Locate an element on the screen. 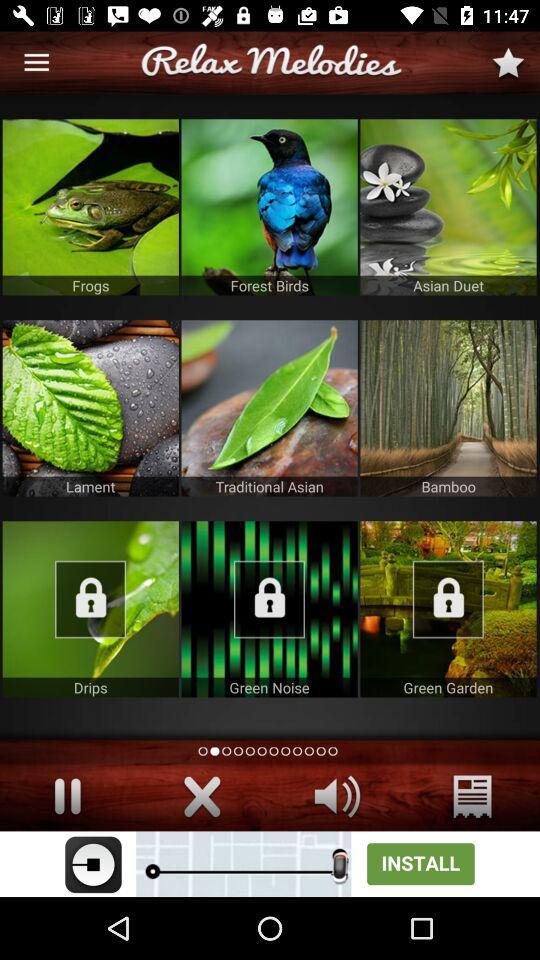  adjust your volume is located at coordinates (337, 796).